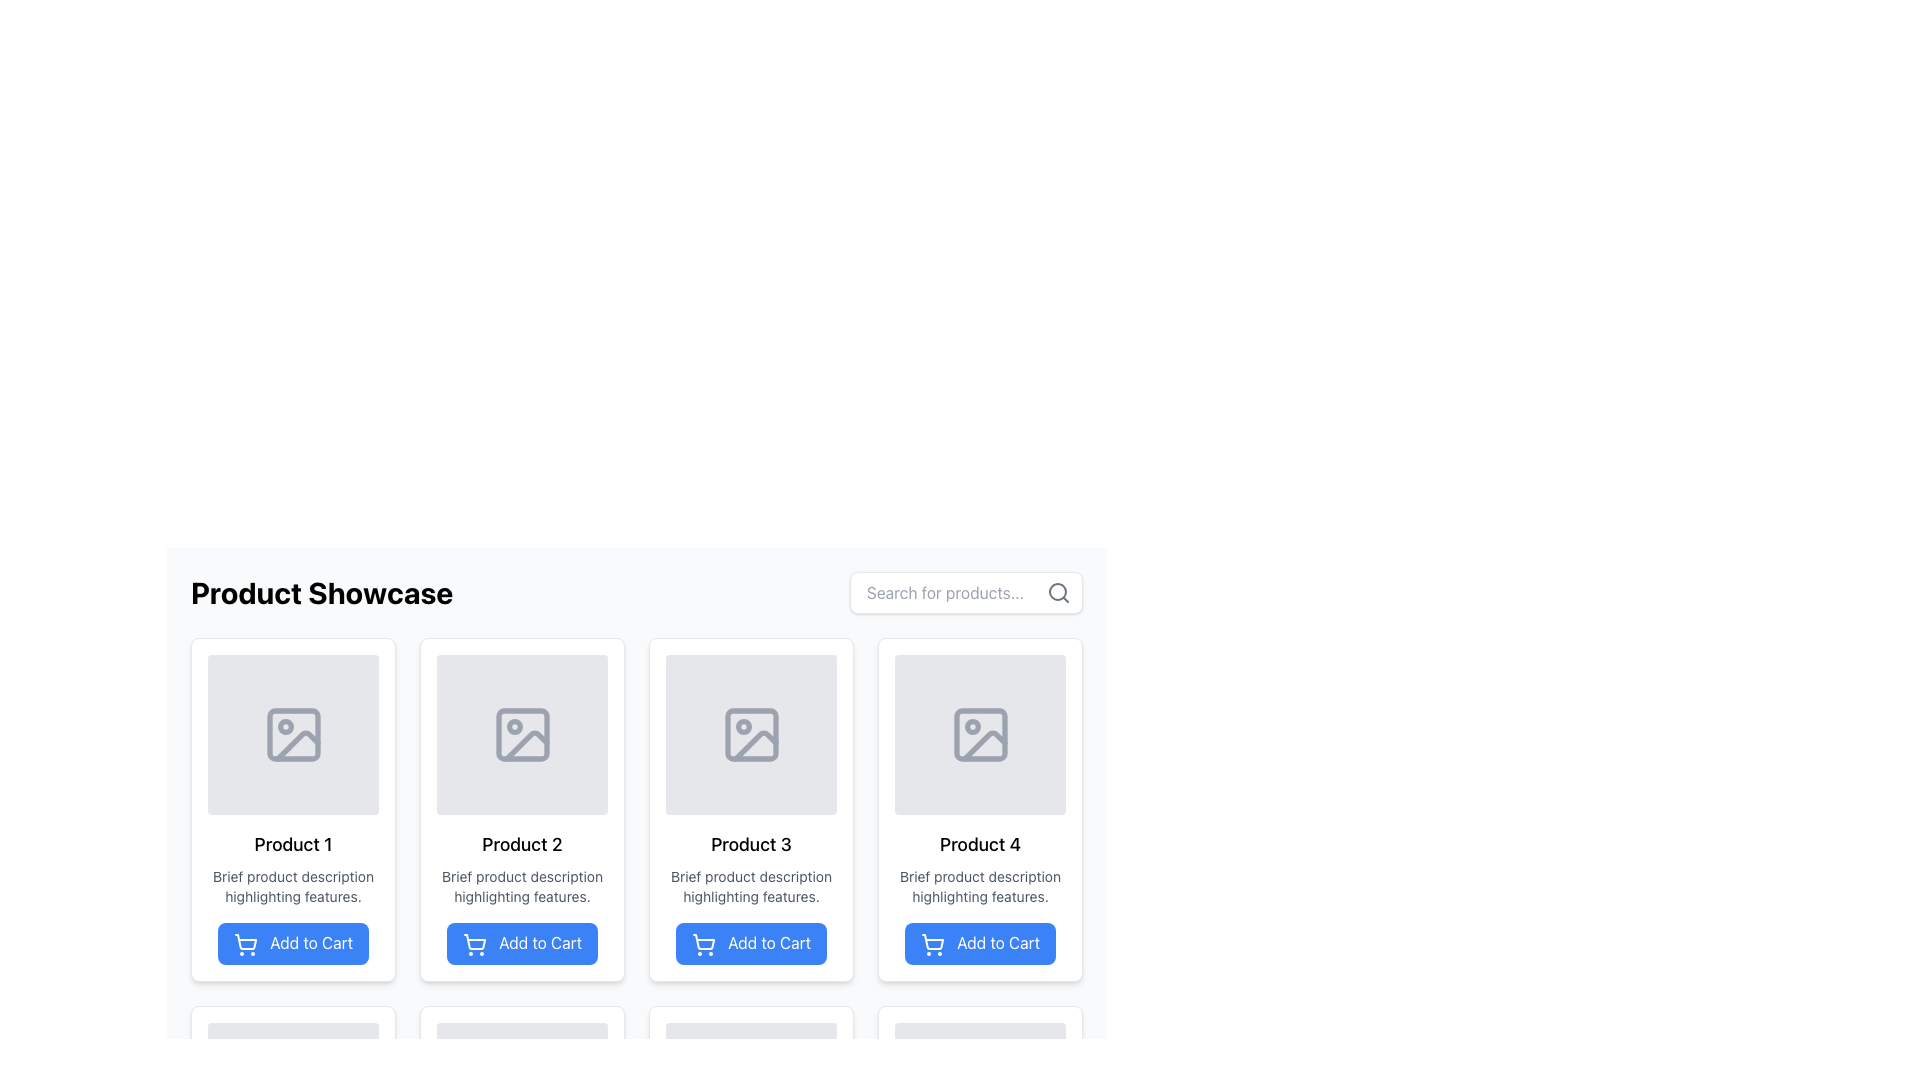 The width and height of the screenshot is (1920, 1080). Describe the element at coordinates (292, 844) in the screenshot. I see `the product title text label located in the first card of the product listings grid, positioned below the image placeholder` at that location.